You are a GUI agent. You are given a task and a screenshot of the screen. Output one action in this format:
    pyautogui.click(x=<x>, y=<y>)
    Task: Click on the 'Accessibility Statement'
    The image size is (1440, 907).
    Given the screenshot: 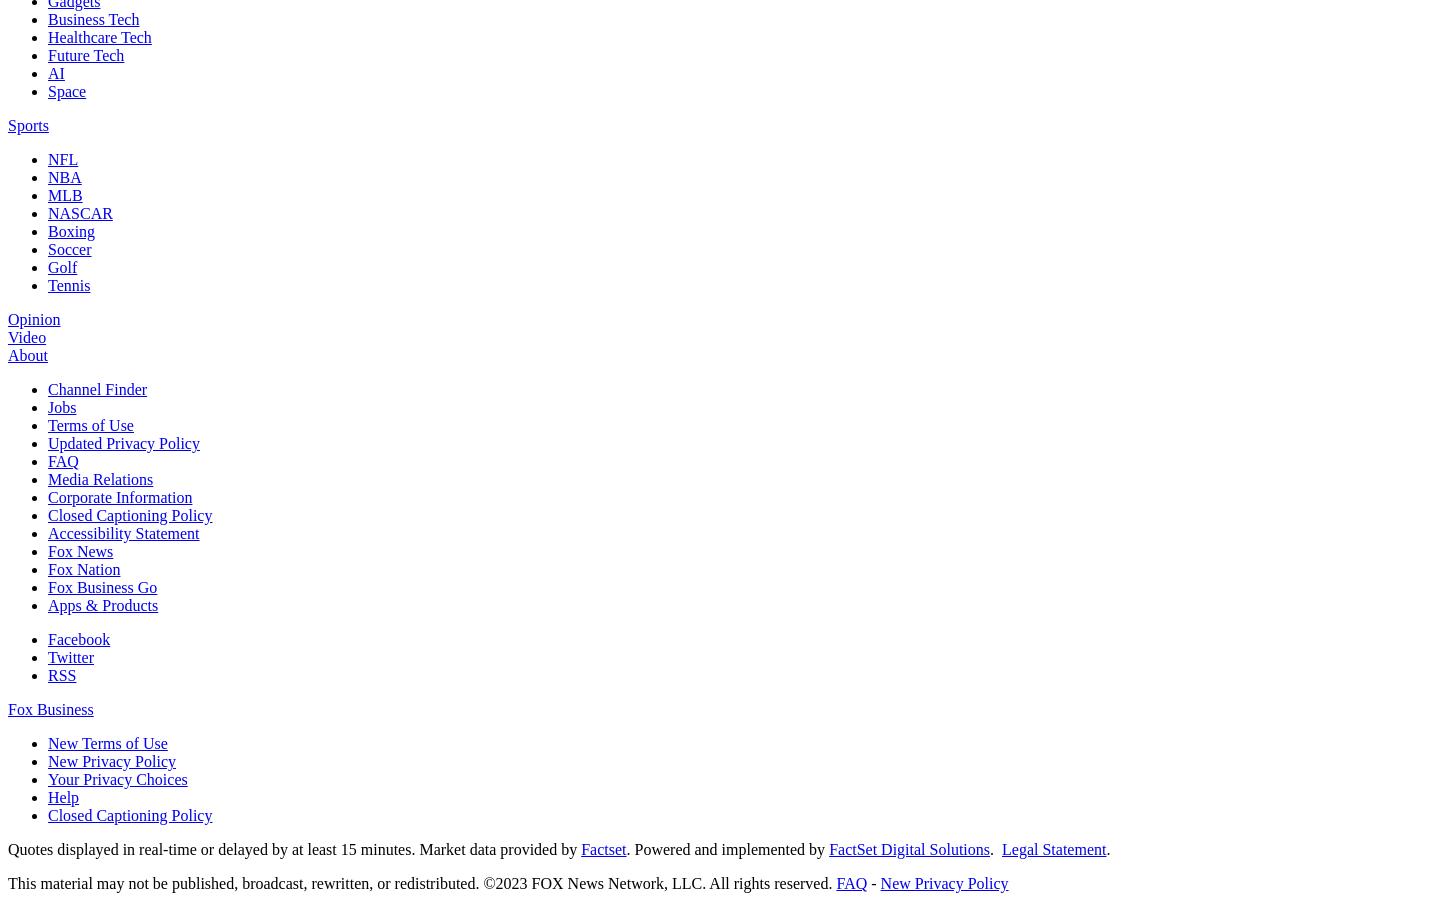 What is the action you would take?
    pyautogui.click(x=122, y=531)
    